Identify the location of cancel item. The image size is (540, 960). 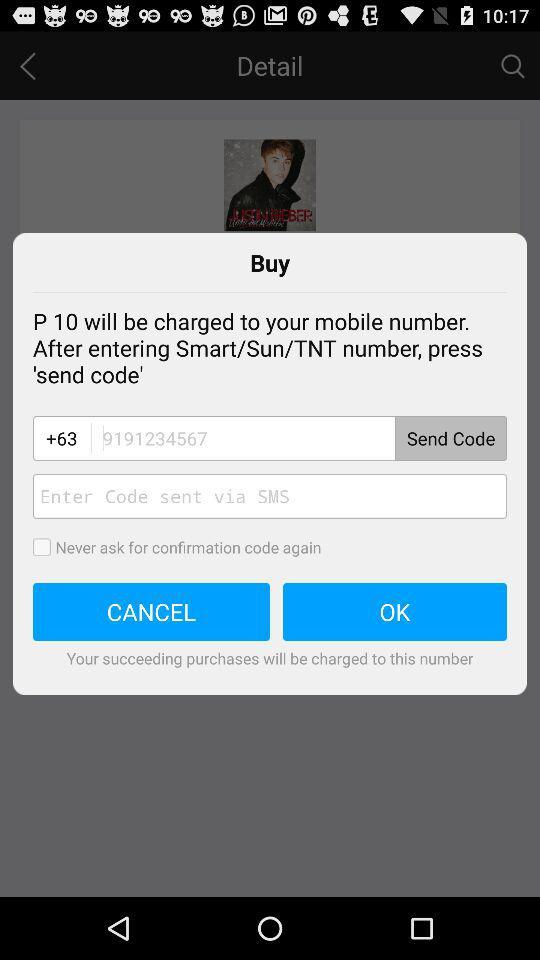
(150, 611).